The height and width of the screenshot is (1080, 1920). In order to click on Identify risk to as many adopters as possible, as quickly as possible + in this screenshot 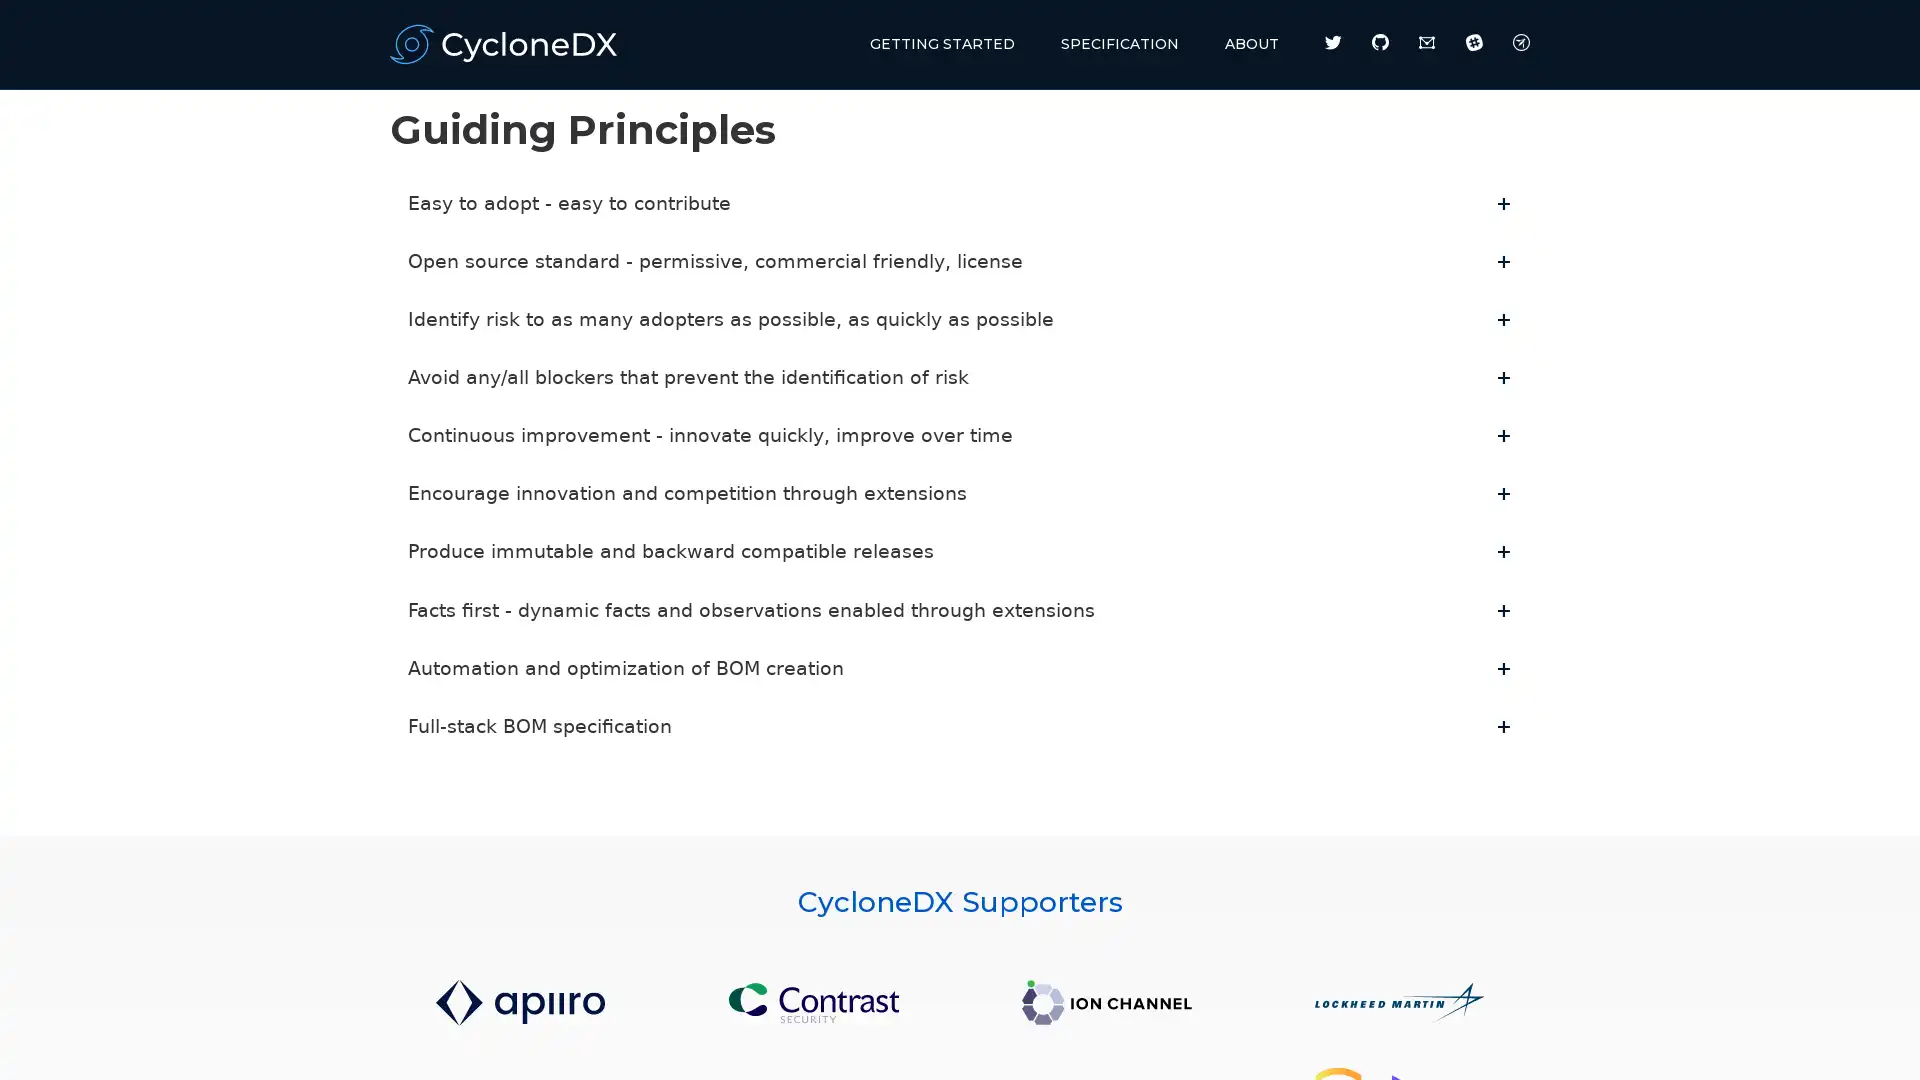, I will do `click(960, 319)`.